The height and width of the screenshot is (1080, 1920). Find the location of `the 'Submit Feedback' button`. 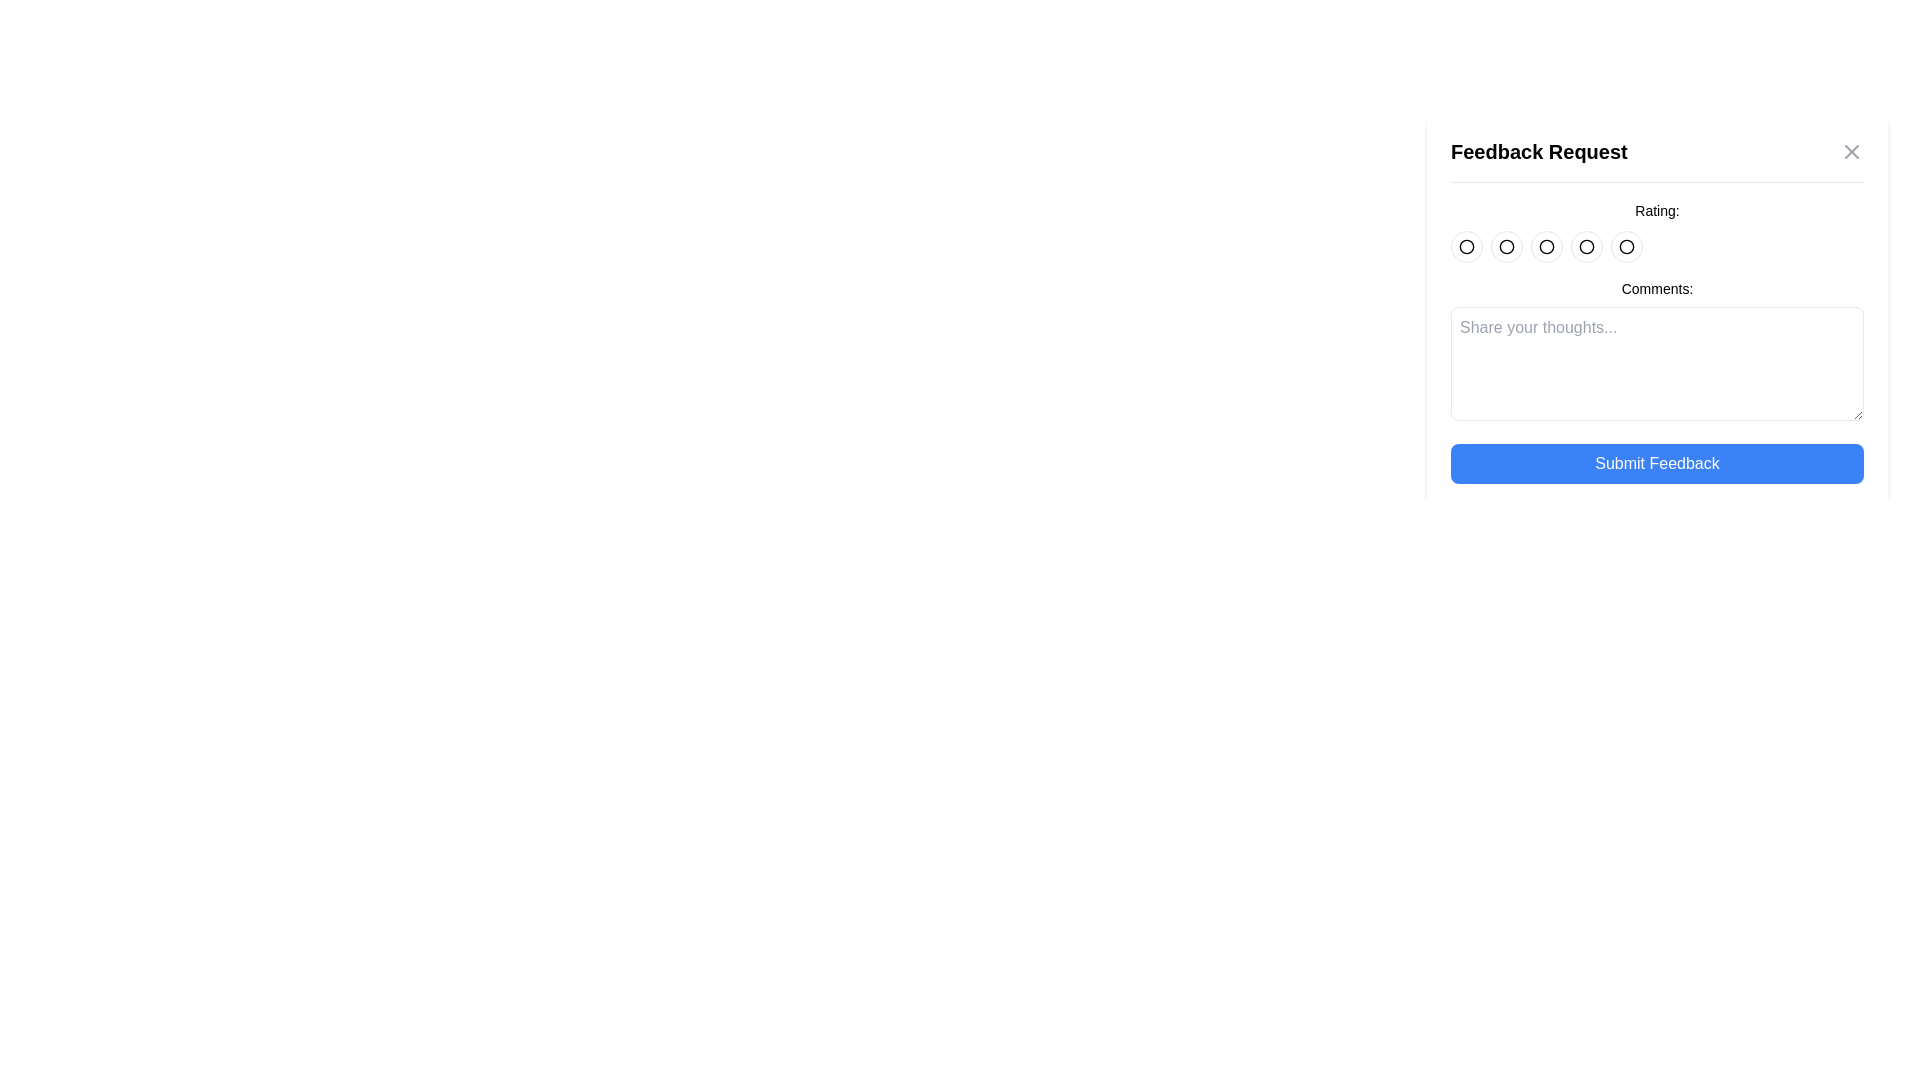

the 'Submit Feedback' button is located at coordinates (1657, 463).